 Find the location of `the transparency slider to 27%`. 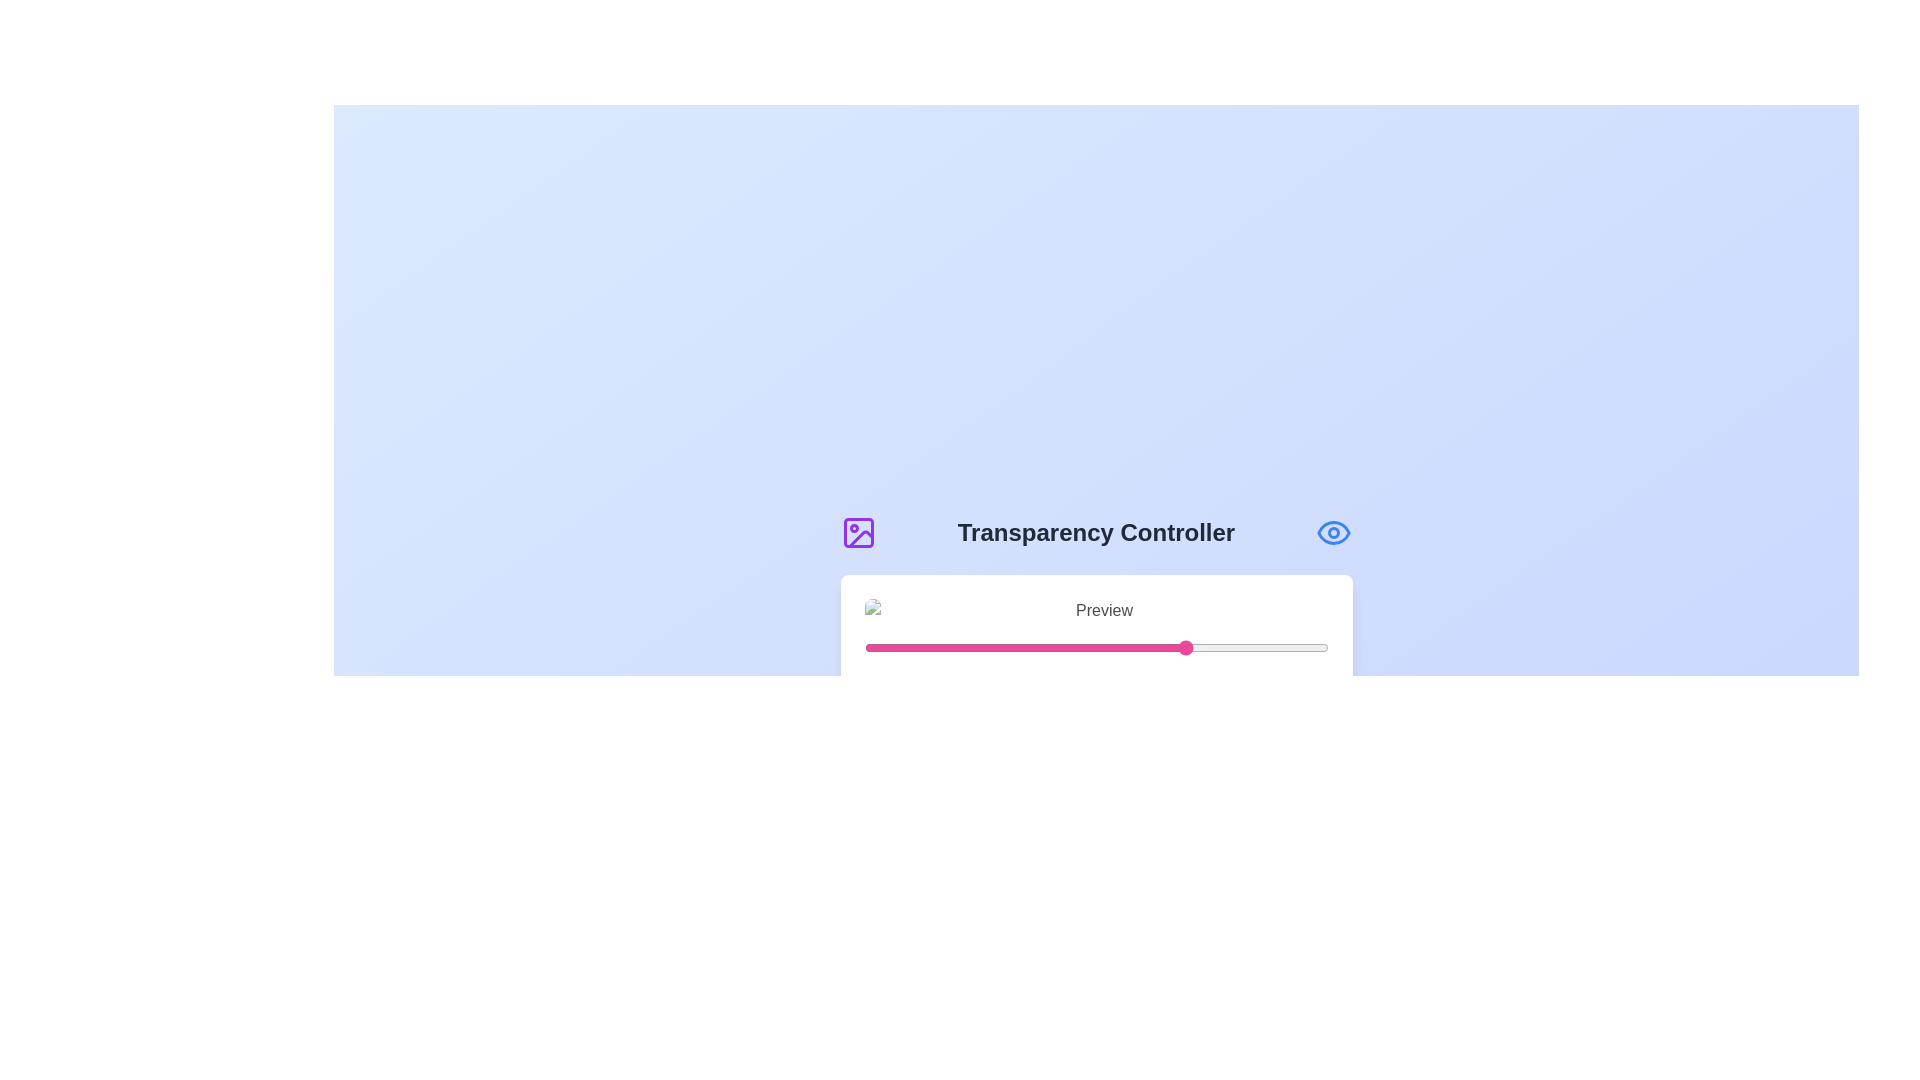

the transparency slider to 27% is located at coordinates (989, 648).